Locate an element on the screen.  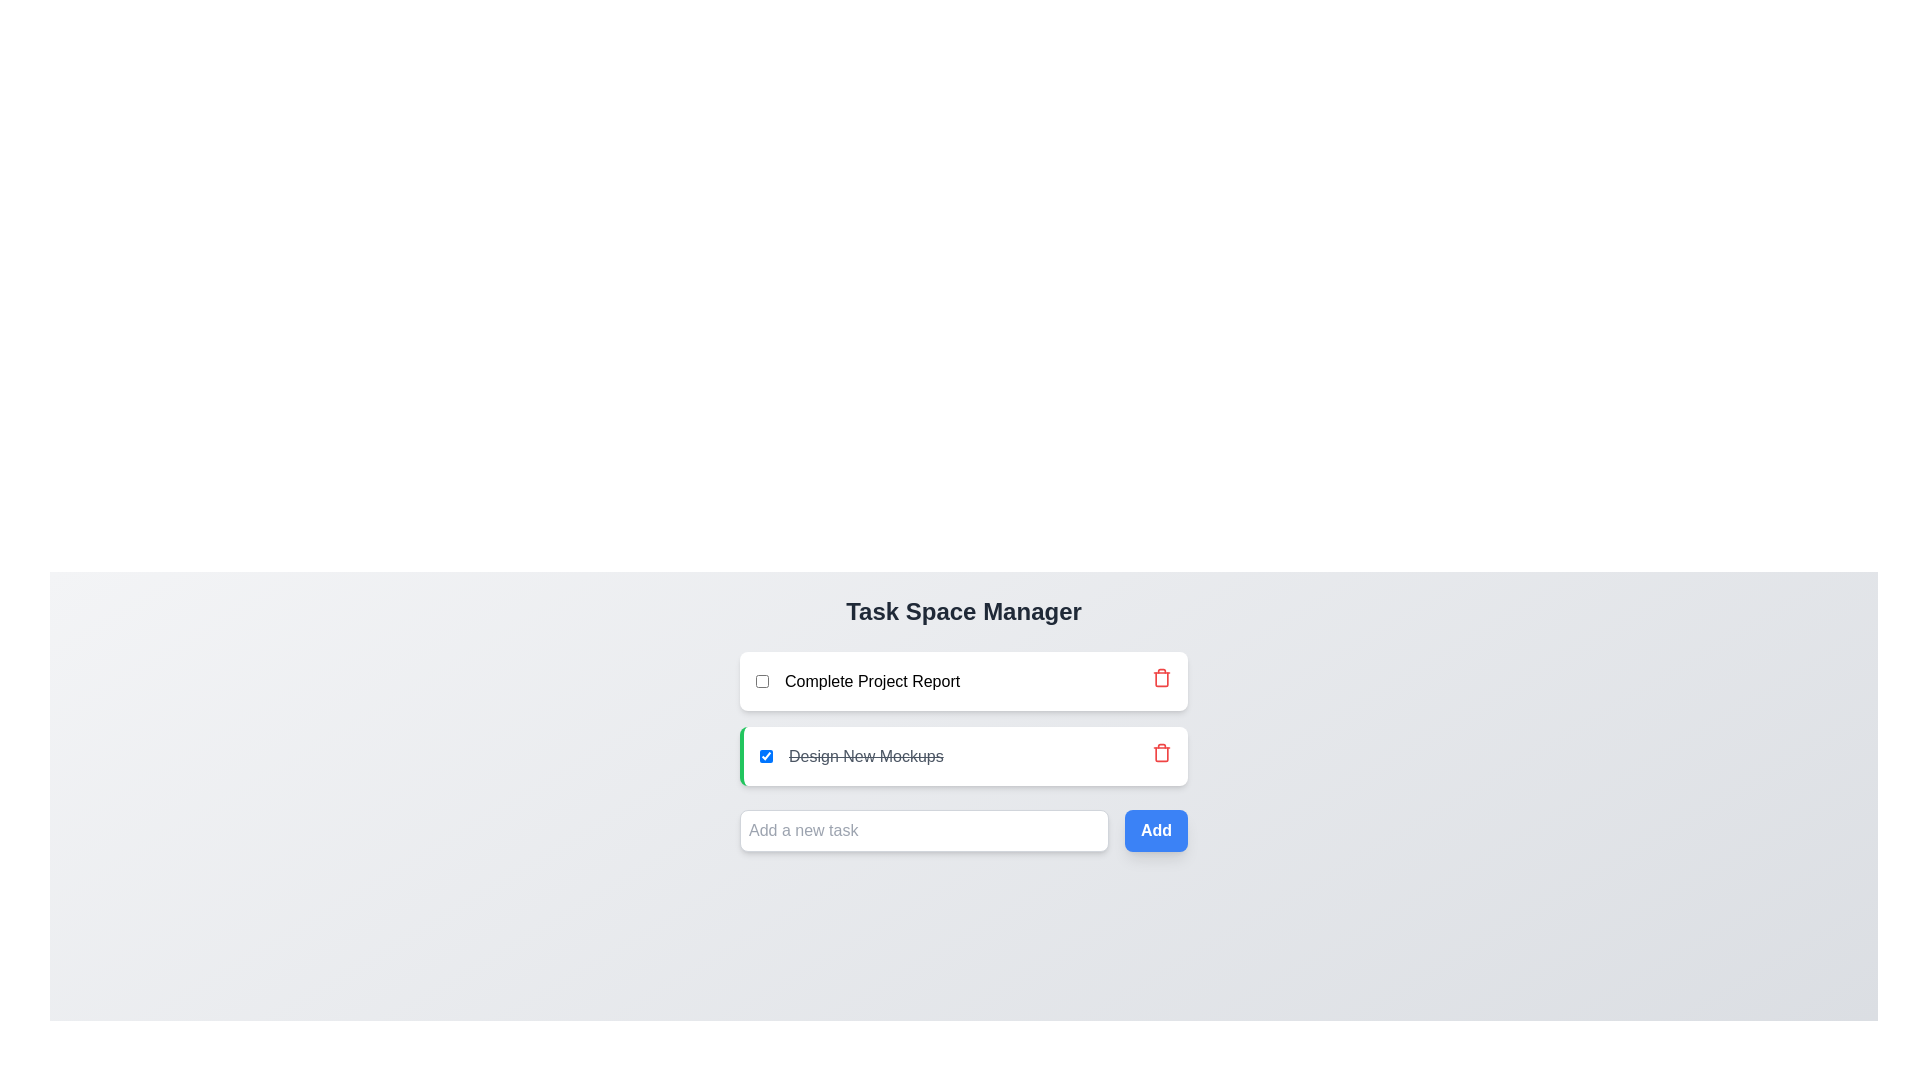
the deletion Icon button located at the far-right end of the row for the task labeled 'Design New Mockups' is located at coordinates (1161, 756).